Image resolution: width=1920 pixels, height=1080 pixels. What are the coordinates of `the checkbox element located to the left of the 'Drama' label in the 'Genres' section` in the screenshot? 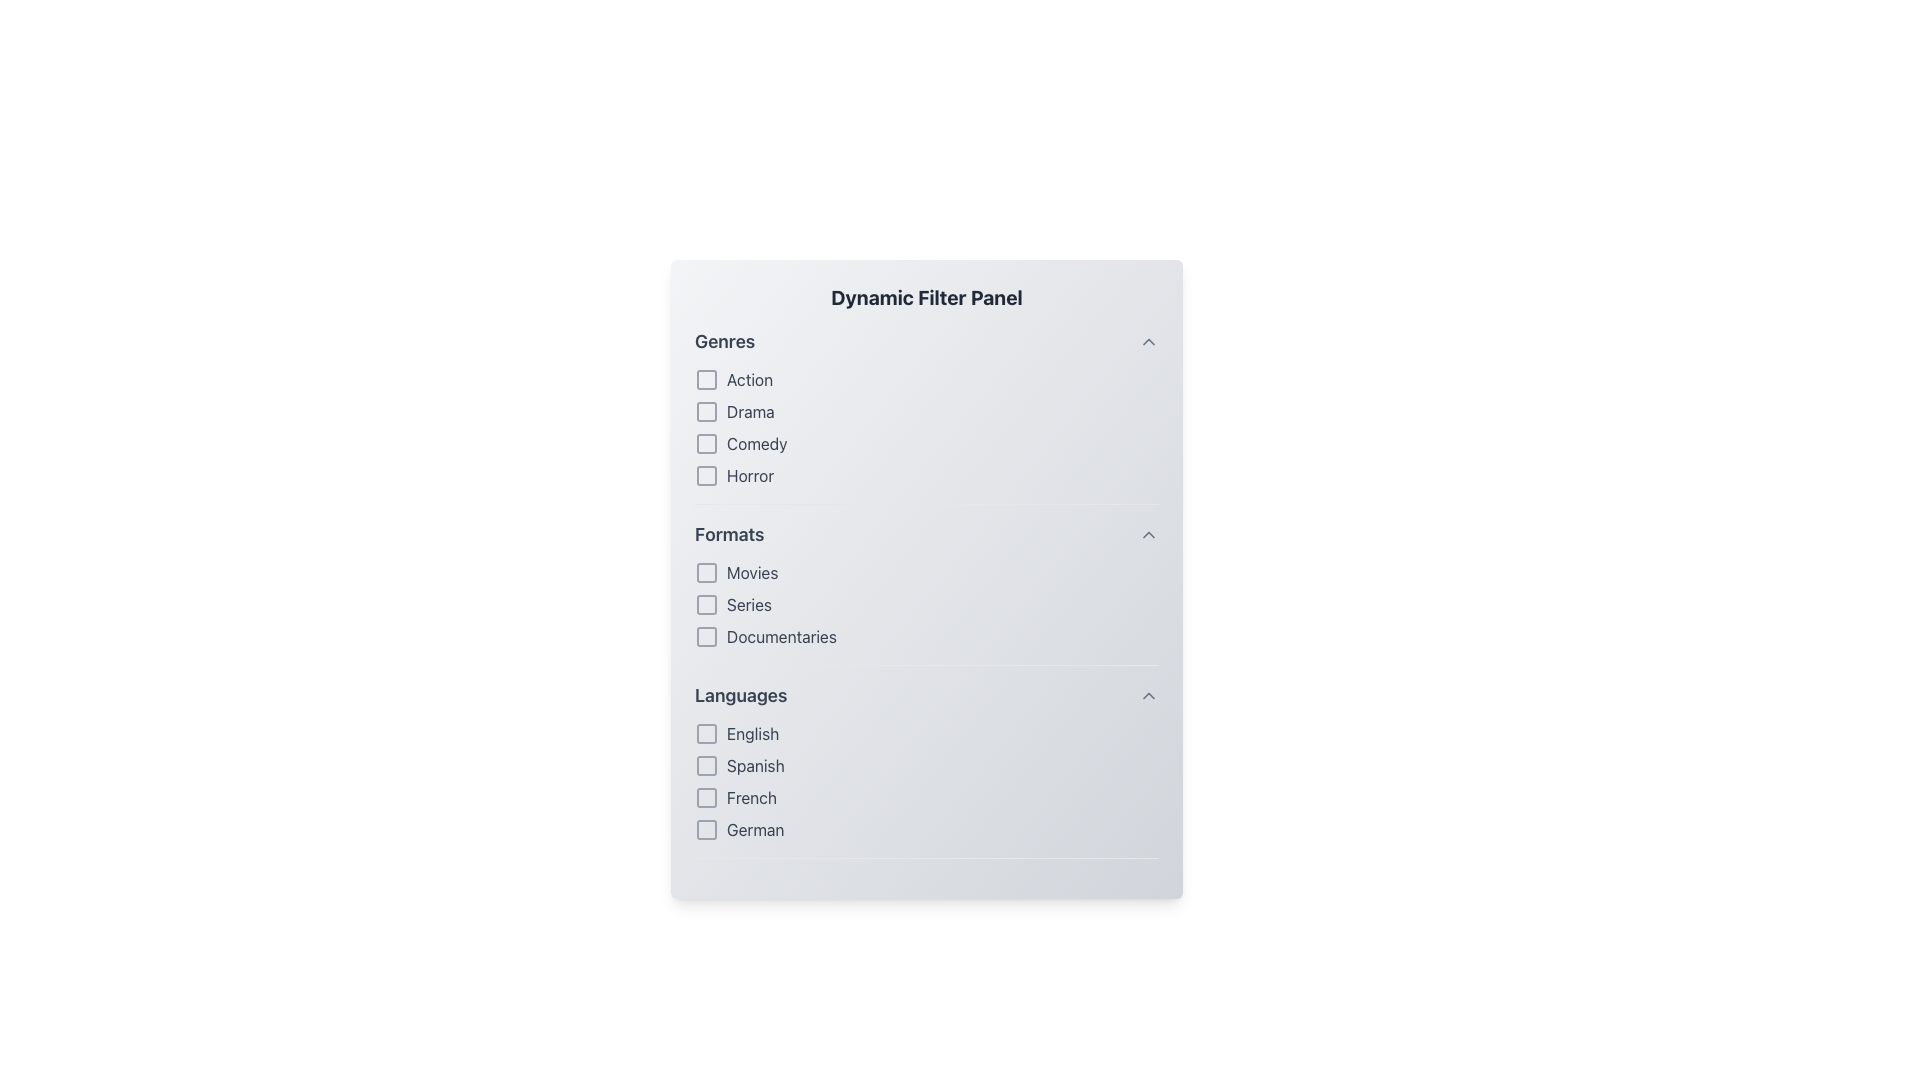 It's located at (706, 411).